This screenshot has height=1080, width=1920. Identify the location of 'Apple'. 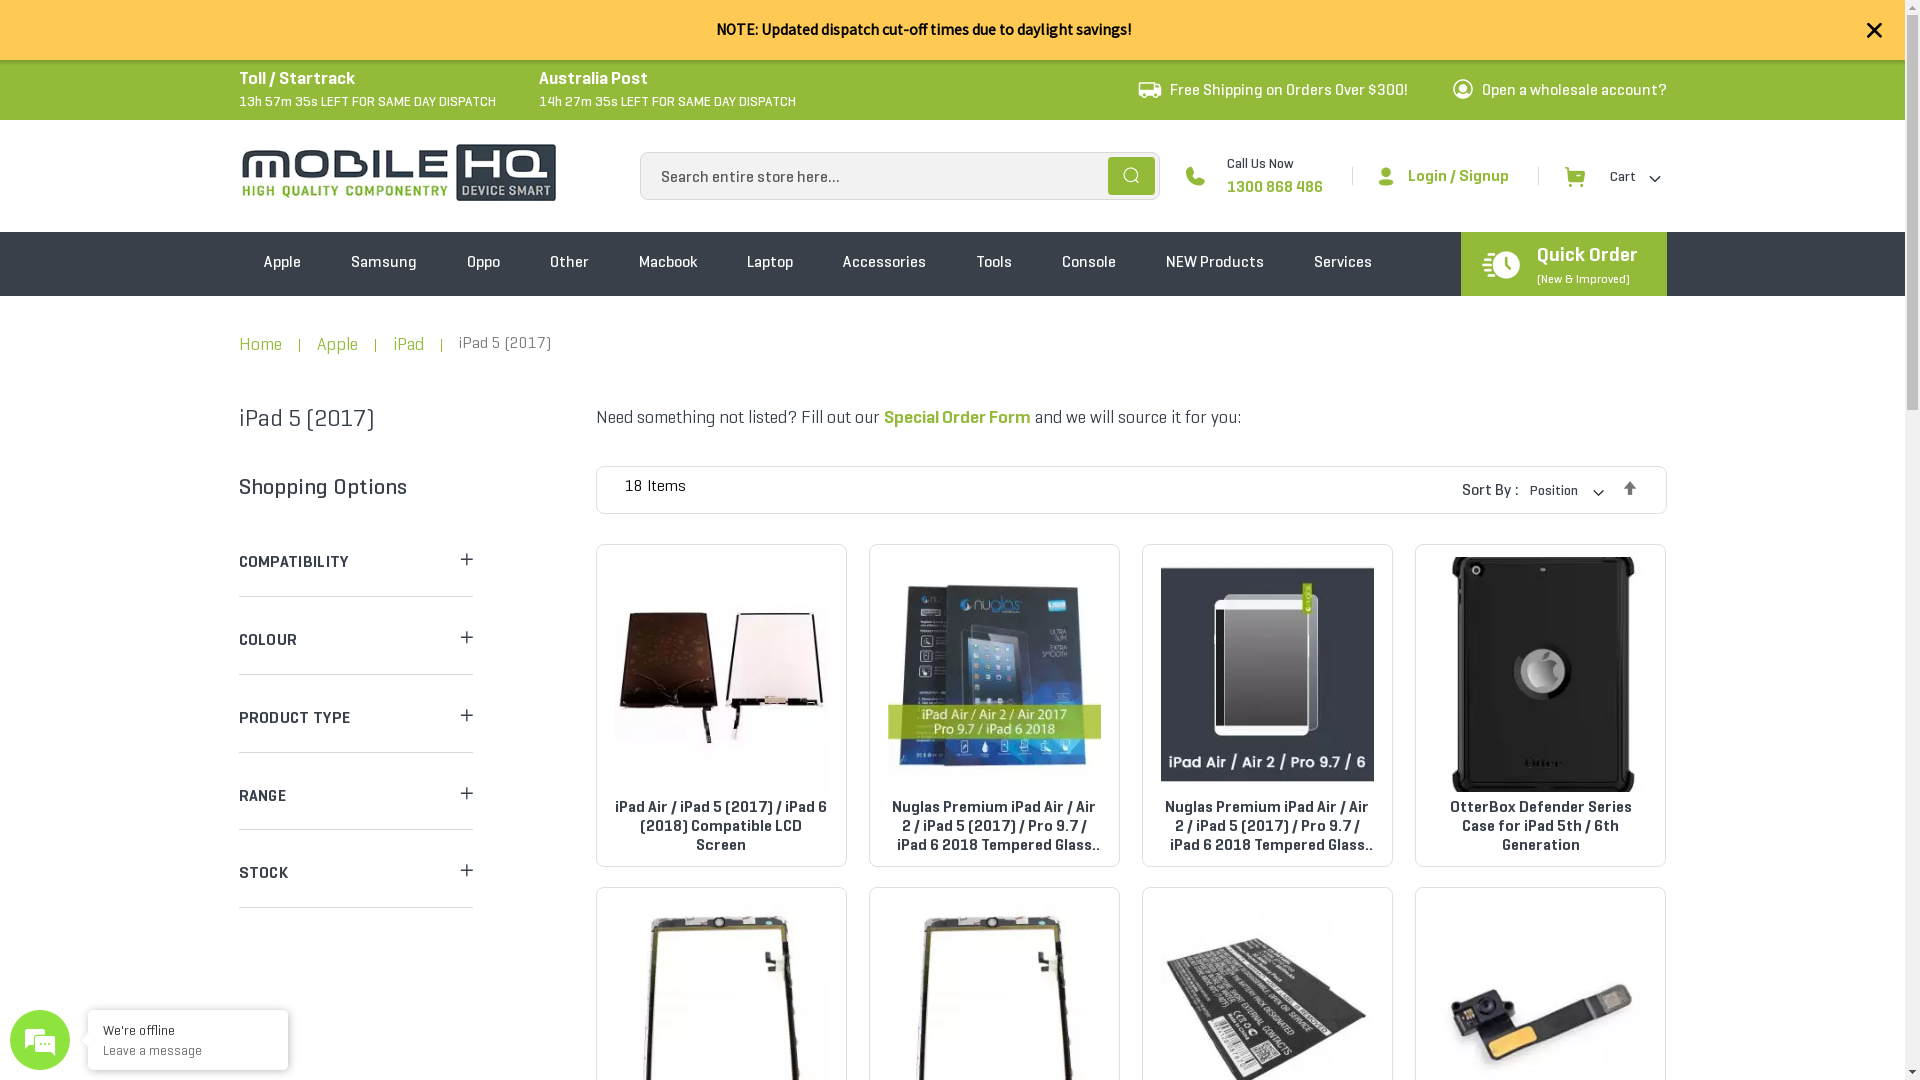
(336, 342).